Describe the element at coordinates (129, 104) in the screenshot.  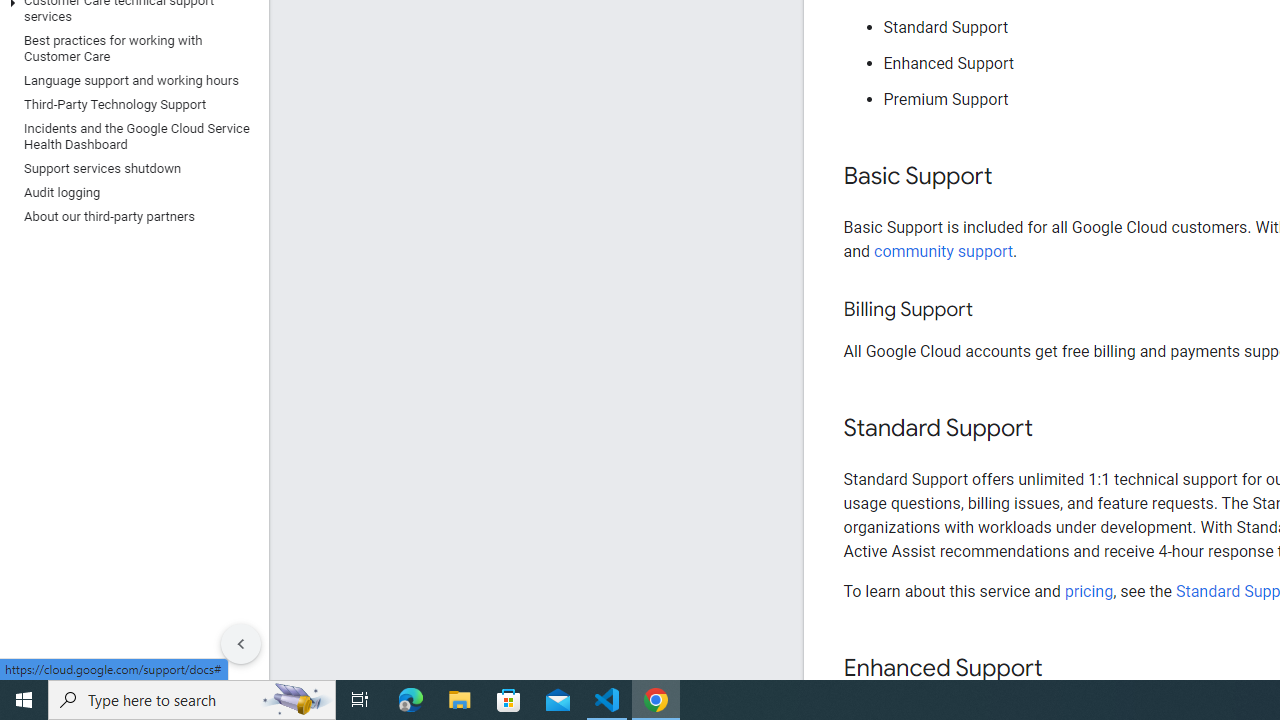
I see `'Third-Party Technology Support'` at that location.